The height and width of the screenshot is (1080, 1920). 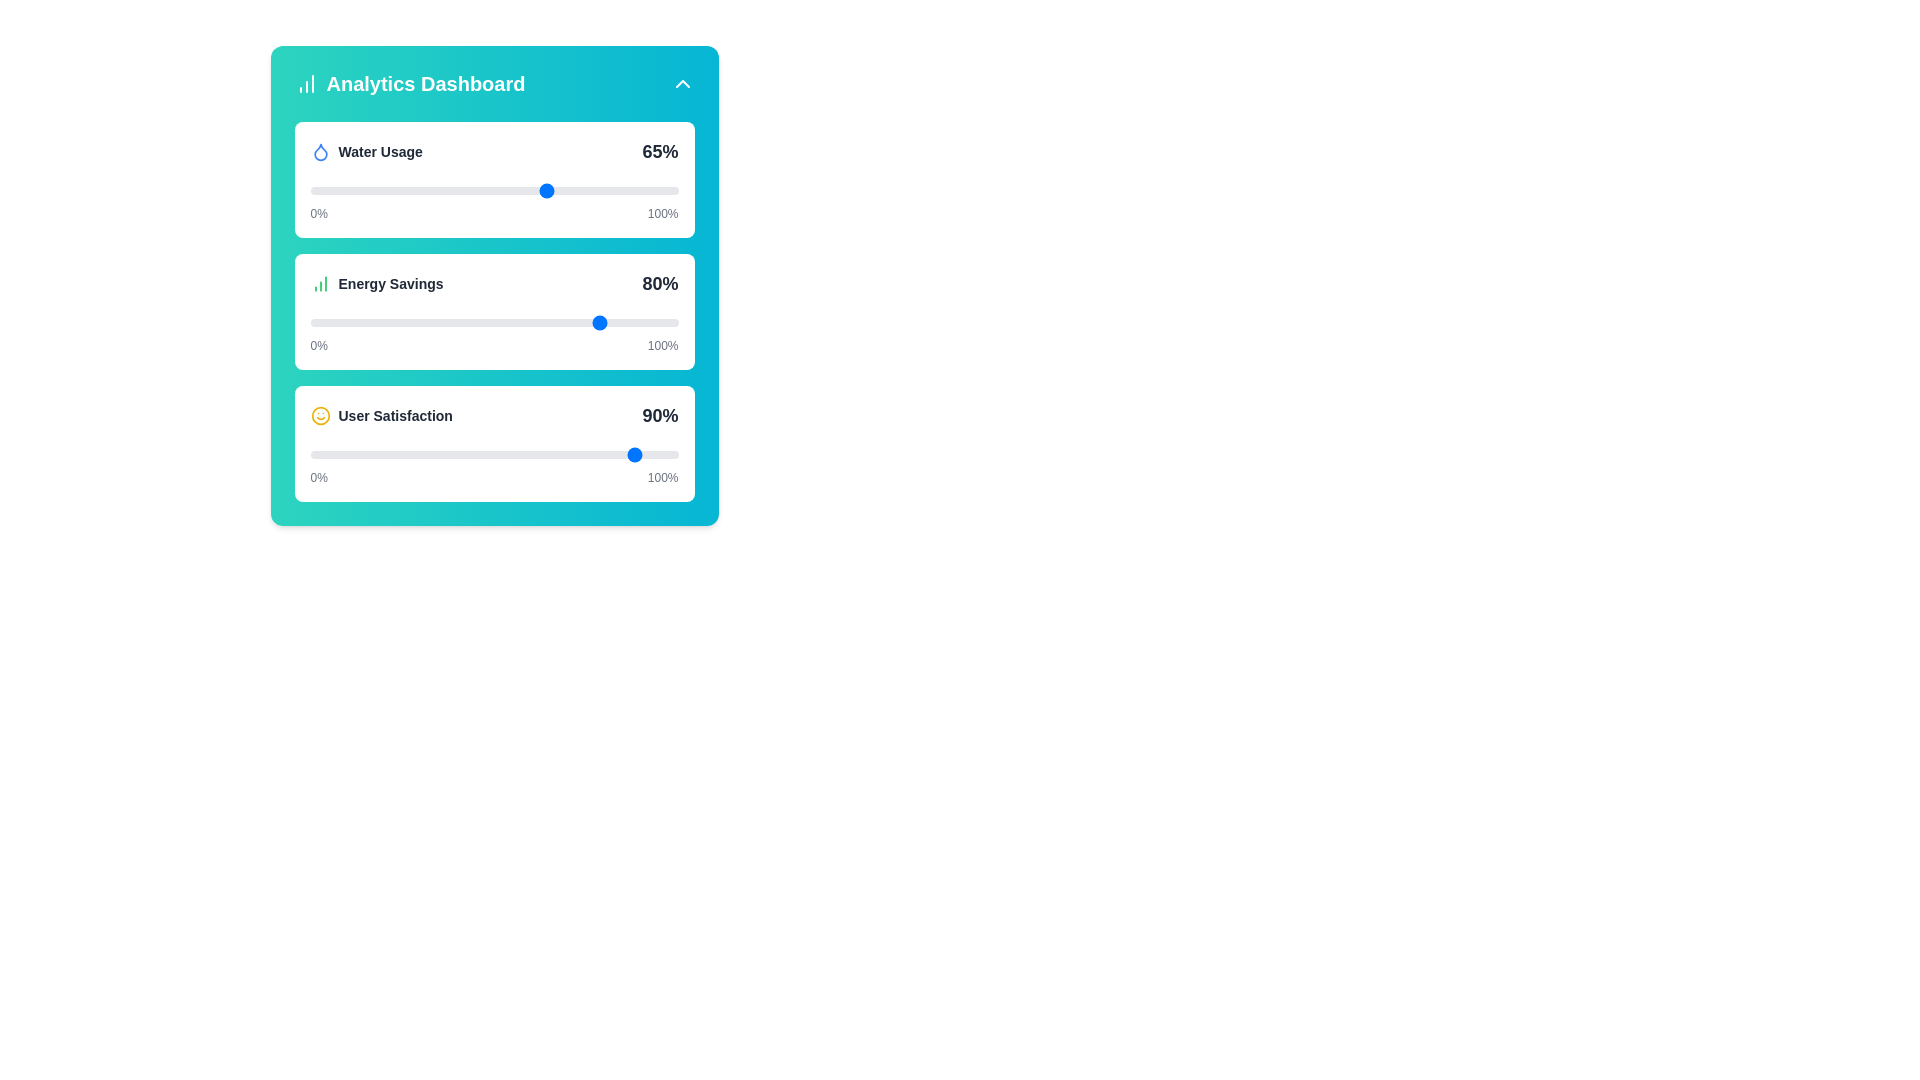 I want to click on energy savings, so click(x=391, y=322).